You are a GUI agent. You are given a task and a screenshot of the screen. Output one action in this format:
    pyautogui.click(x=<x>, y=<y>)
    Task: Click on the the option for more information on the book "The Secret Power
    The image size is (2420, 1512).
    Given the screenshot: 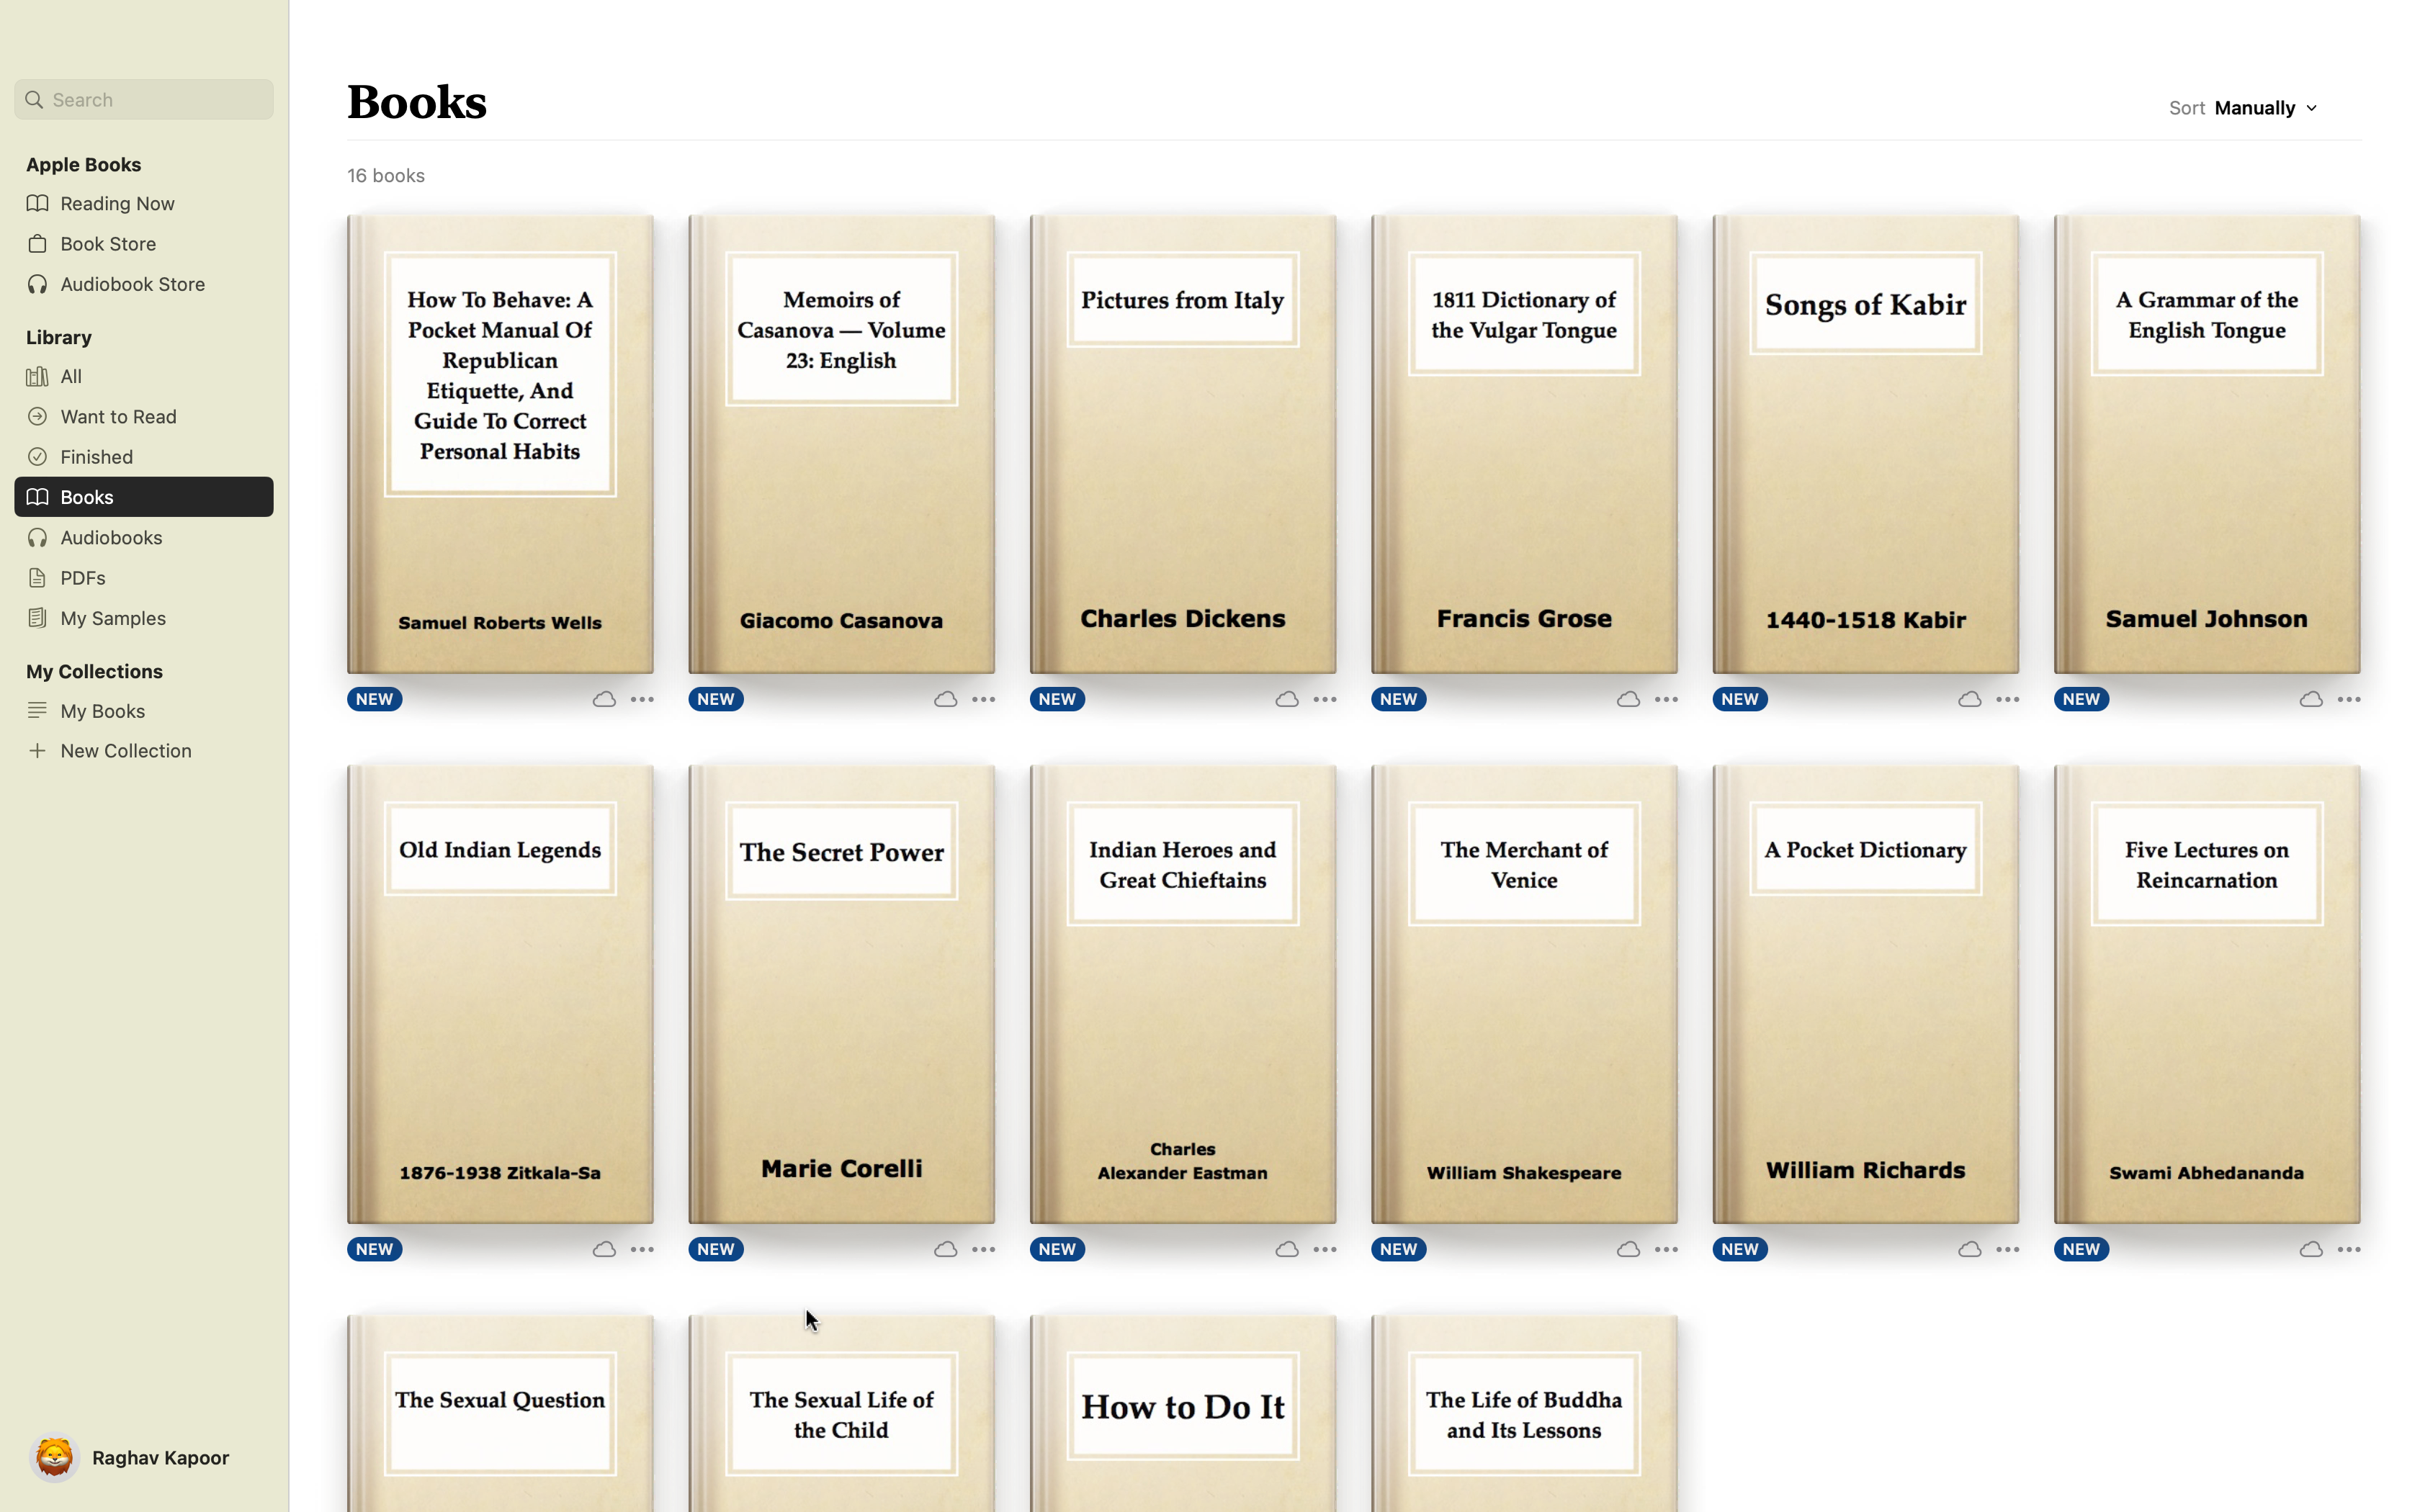 What is the action you would take?
    pyautogui.click(x=963, y=1246)
    